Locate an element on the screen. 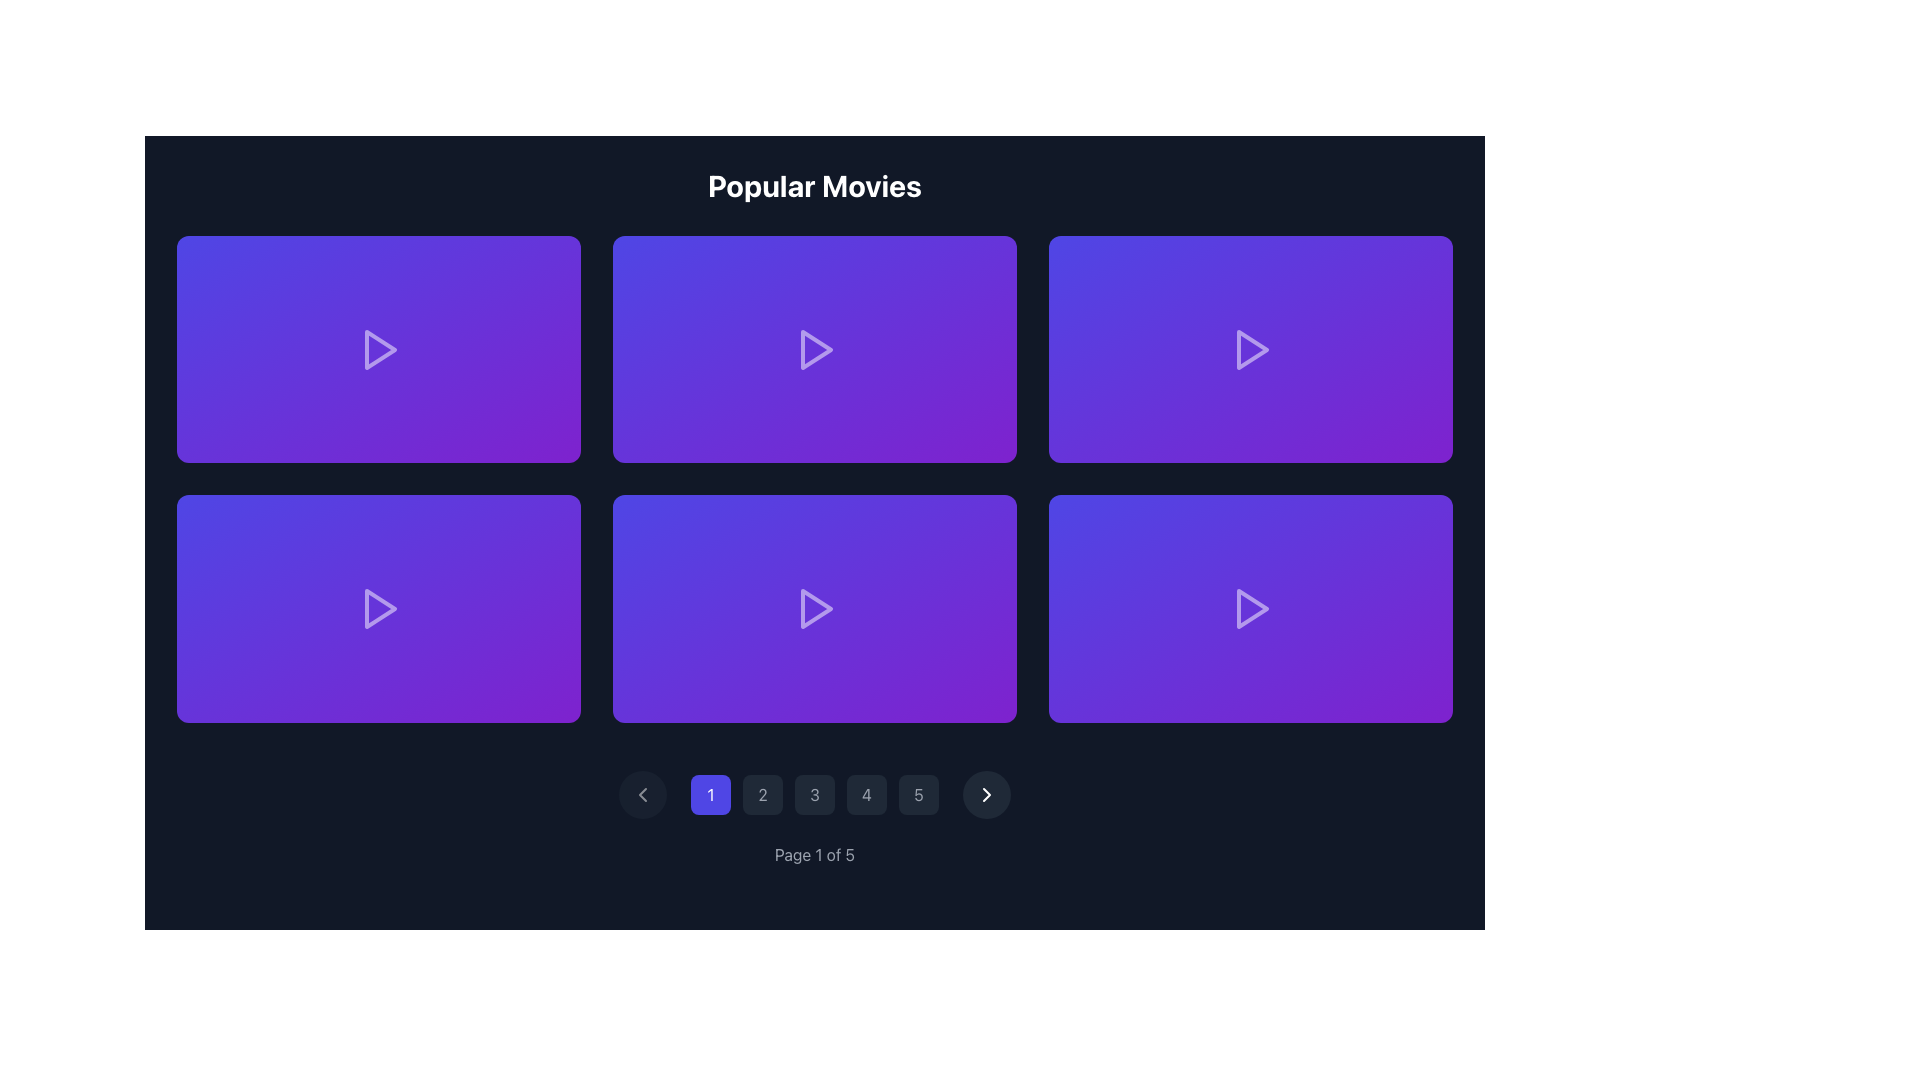 The height and width of the screenshot is (1080, 1920). the play button icon located at the bottom center of the card grid is located at coordinates (816, 607).